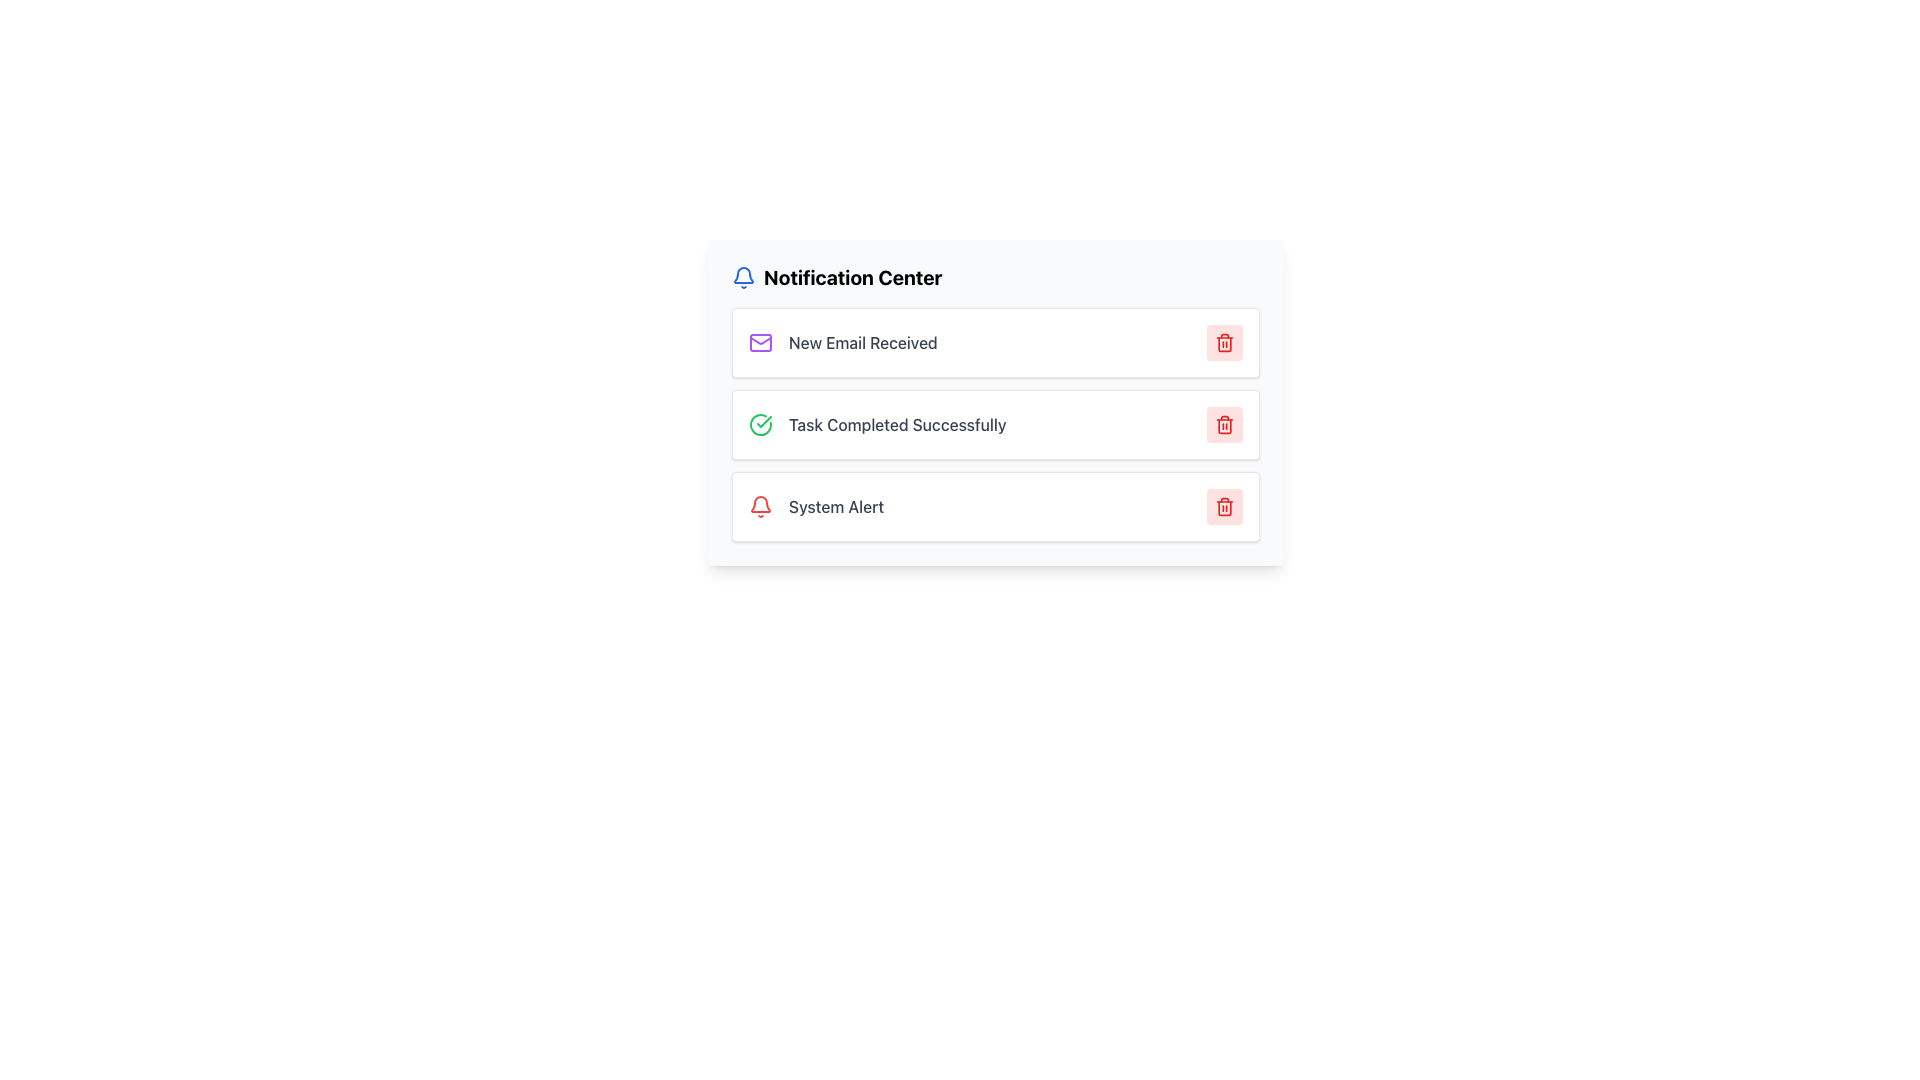 Image resolution: width=1920 pixels, height=1080 pixels. What do you see at coordinates (760, 342) in the screenshot?
I see `the purple outlined envelope icon in the 'New Email Received' row of the Notification Center panel` at bounding box center [760, 342].